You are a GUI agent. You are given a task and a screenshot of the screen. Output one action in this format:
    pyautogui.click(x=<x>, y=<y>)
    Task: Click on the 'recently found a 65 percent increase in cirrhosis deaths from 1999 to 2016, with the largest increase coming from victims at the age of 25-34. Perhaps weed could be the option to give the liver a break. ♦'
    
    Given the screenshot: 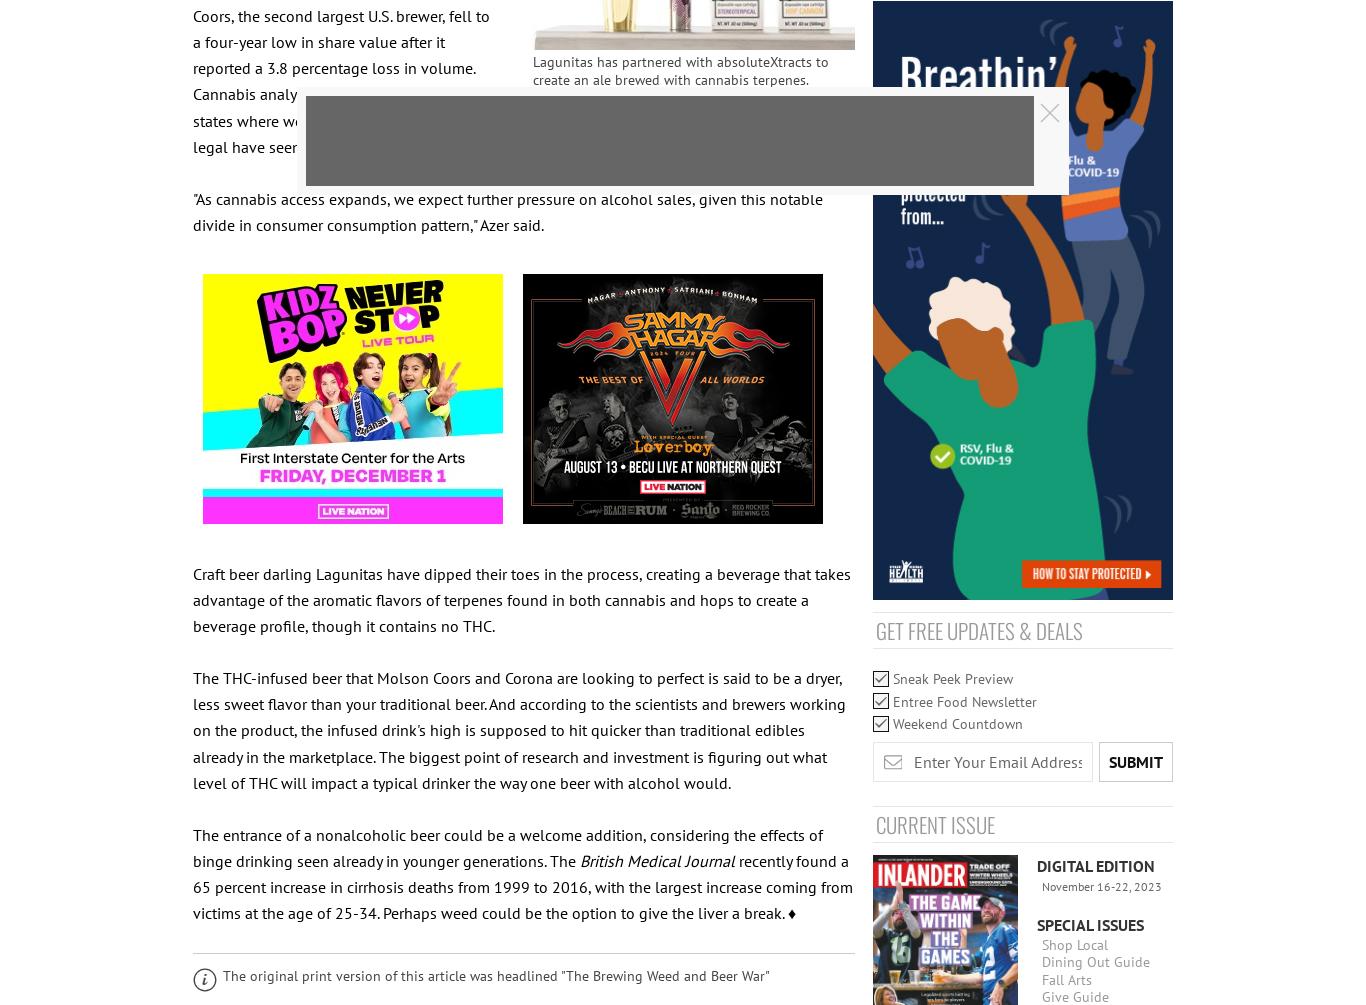 What is the action you would take?
    pyautogui.click(x=523, y=886)
    